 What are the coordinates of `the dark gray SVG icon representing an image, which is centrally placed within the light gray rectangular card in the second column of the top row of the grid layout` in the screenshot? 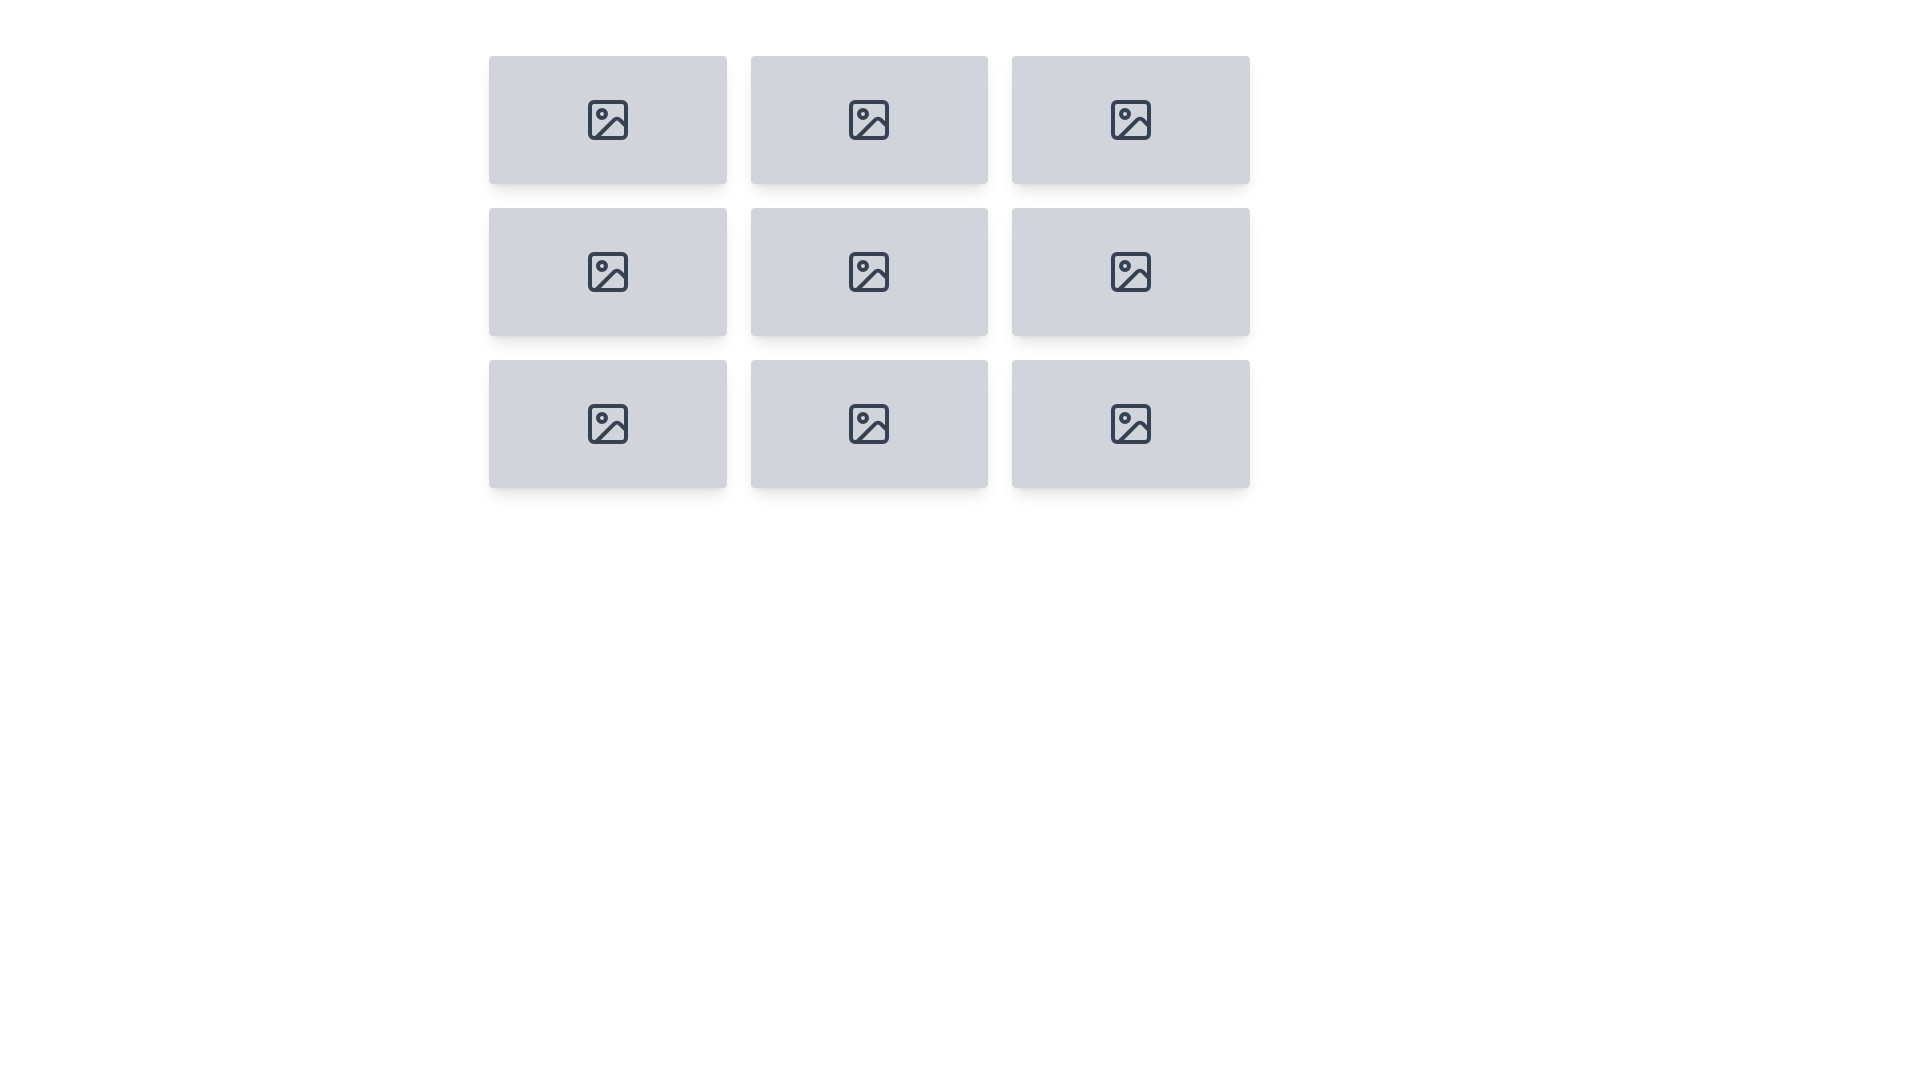 It's located at (869, 119).